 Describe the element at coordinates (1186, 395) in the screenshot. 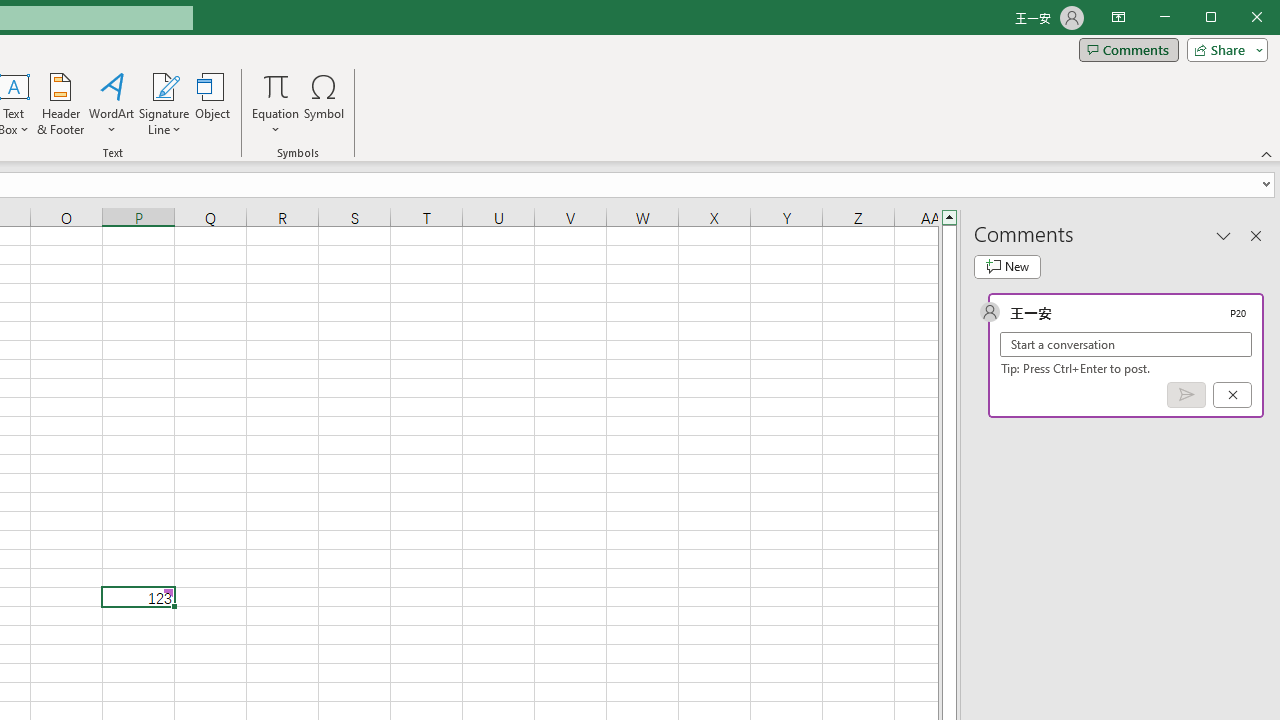

I see `'Post comment (Ctrl + Enter)'` at that location.